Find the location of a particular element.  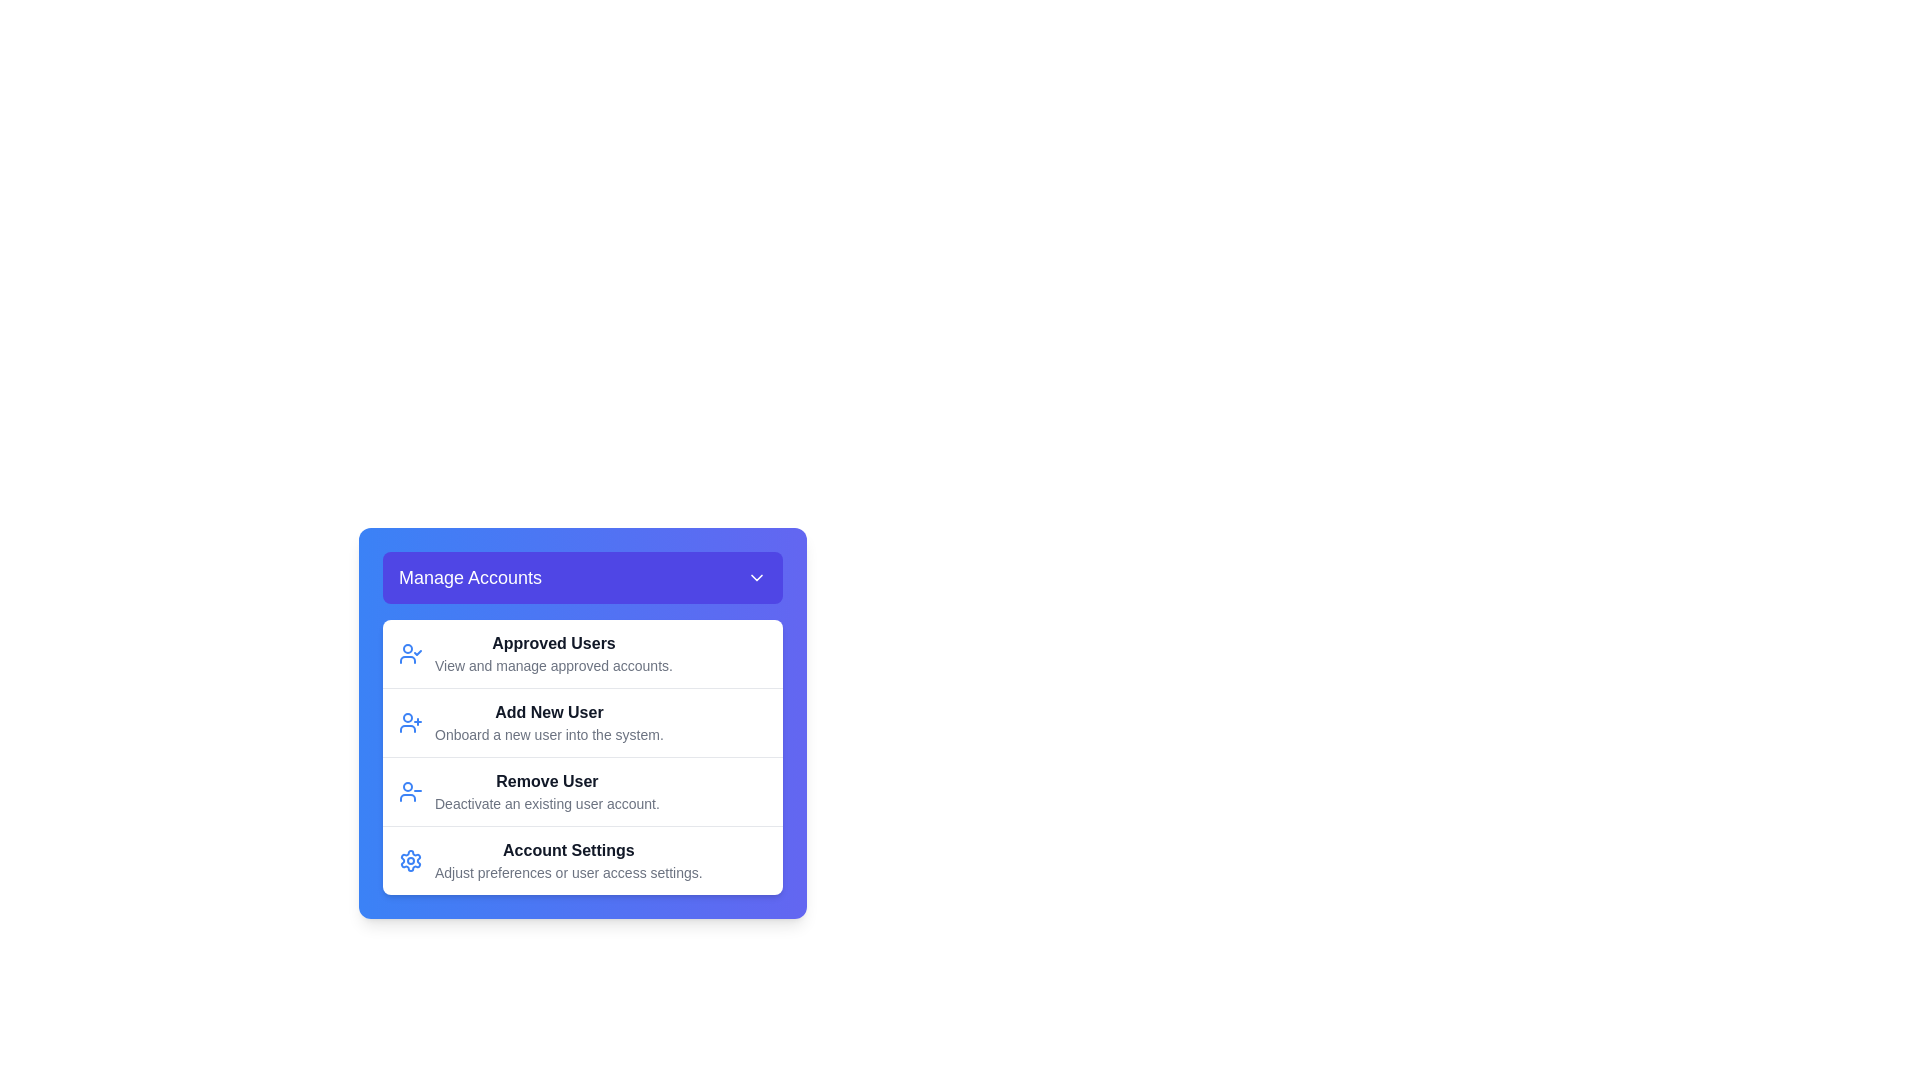

the settings icon located within the 'Account Settings' button, which is the fourth option in the dropdown menu under 'Manage Accounts' is located at coordinates (410, 859).